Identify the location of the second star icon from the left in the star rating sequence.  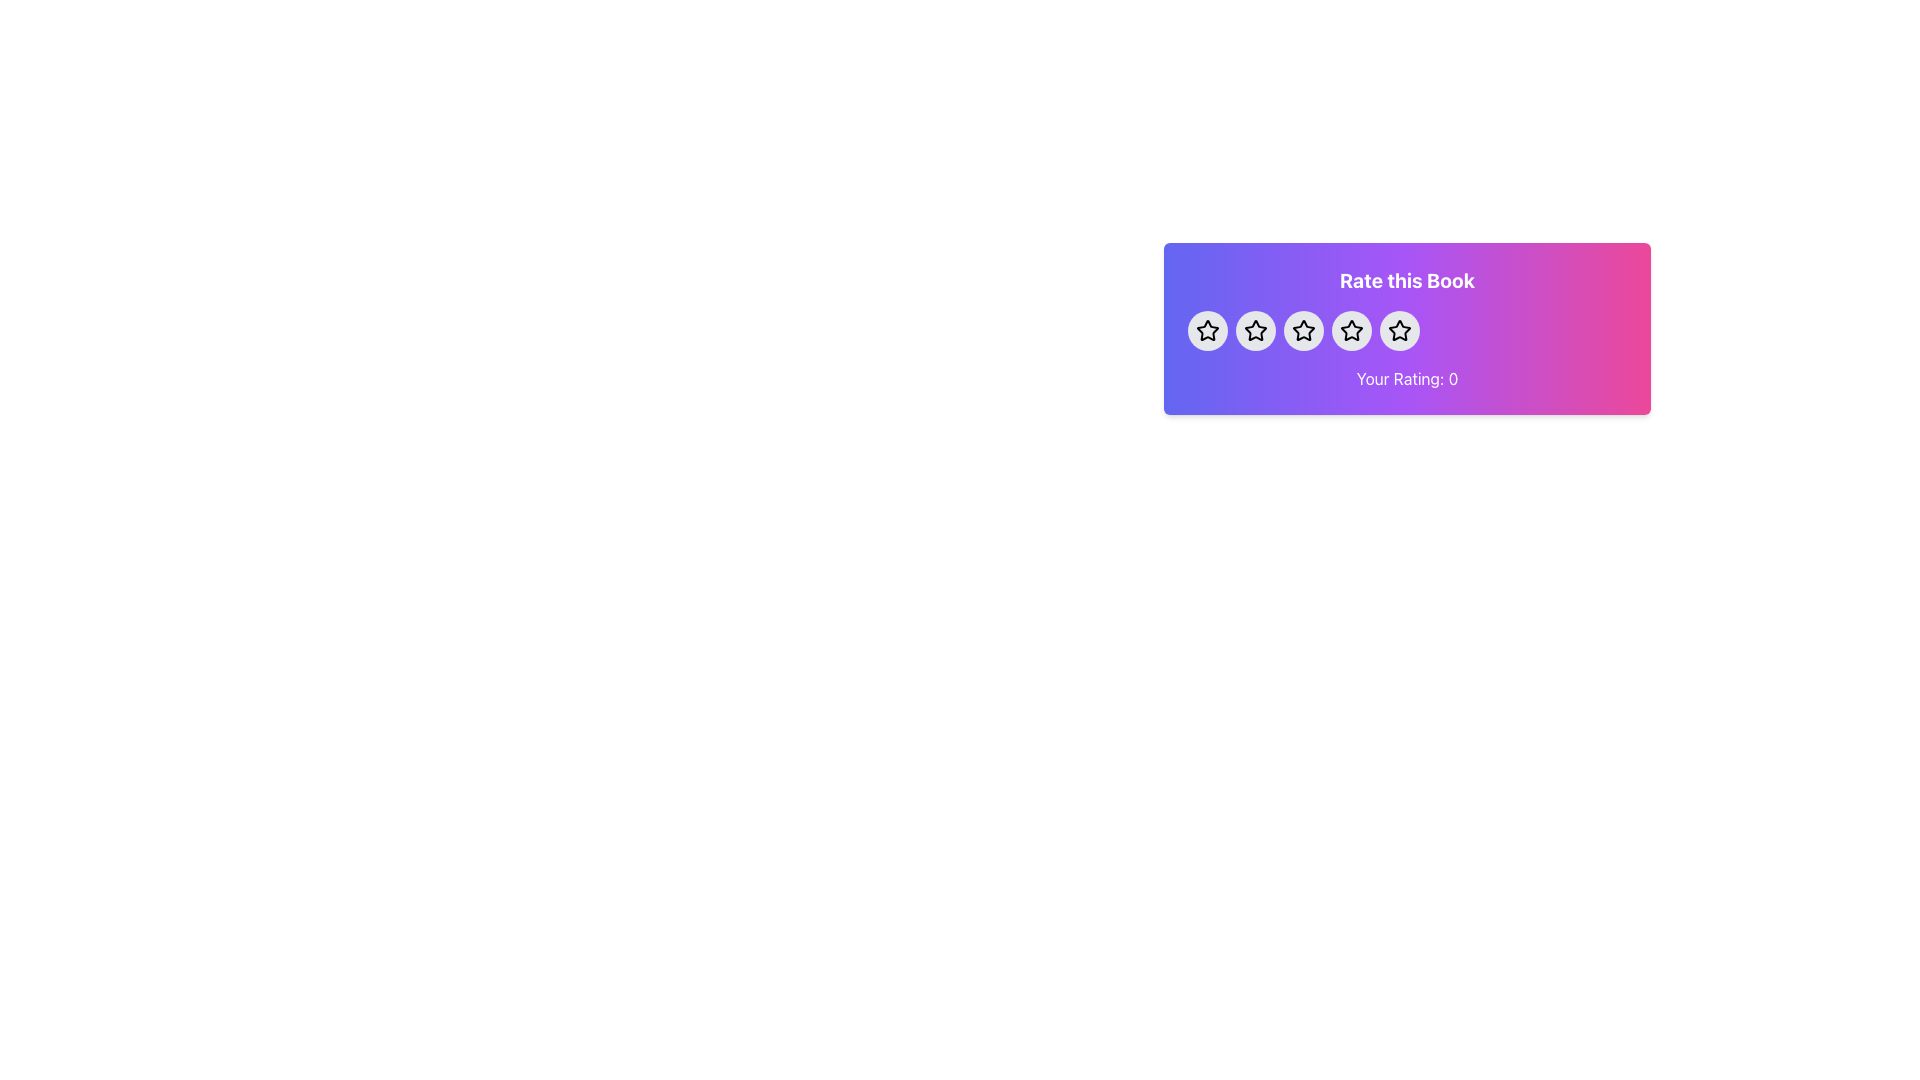
(1302, 329).